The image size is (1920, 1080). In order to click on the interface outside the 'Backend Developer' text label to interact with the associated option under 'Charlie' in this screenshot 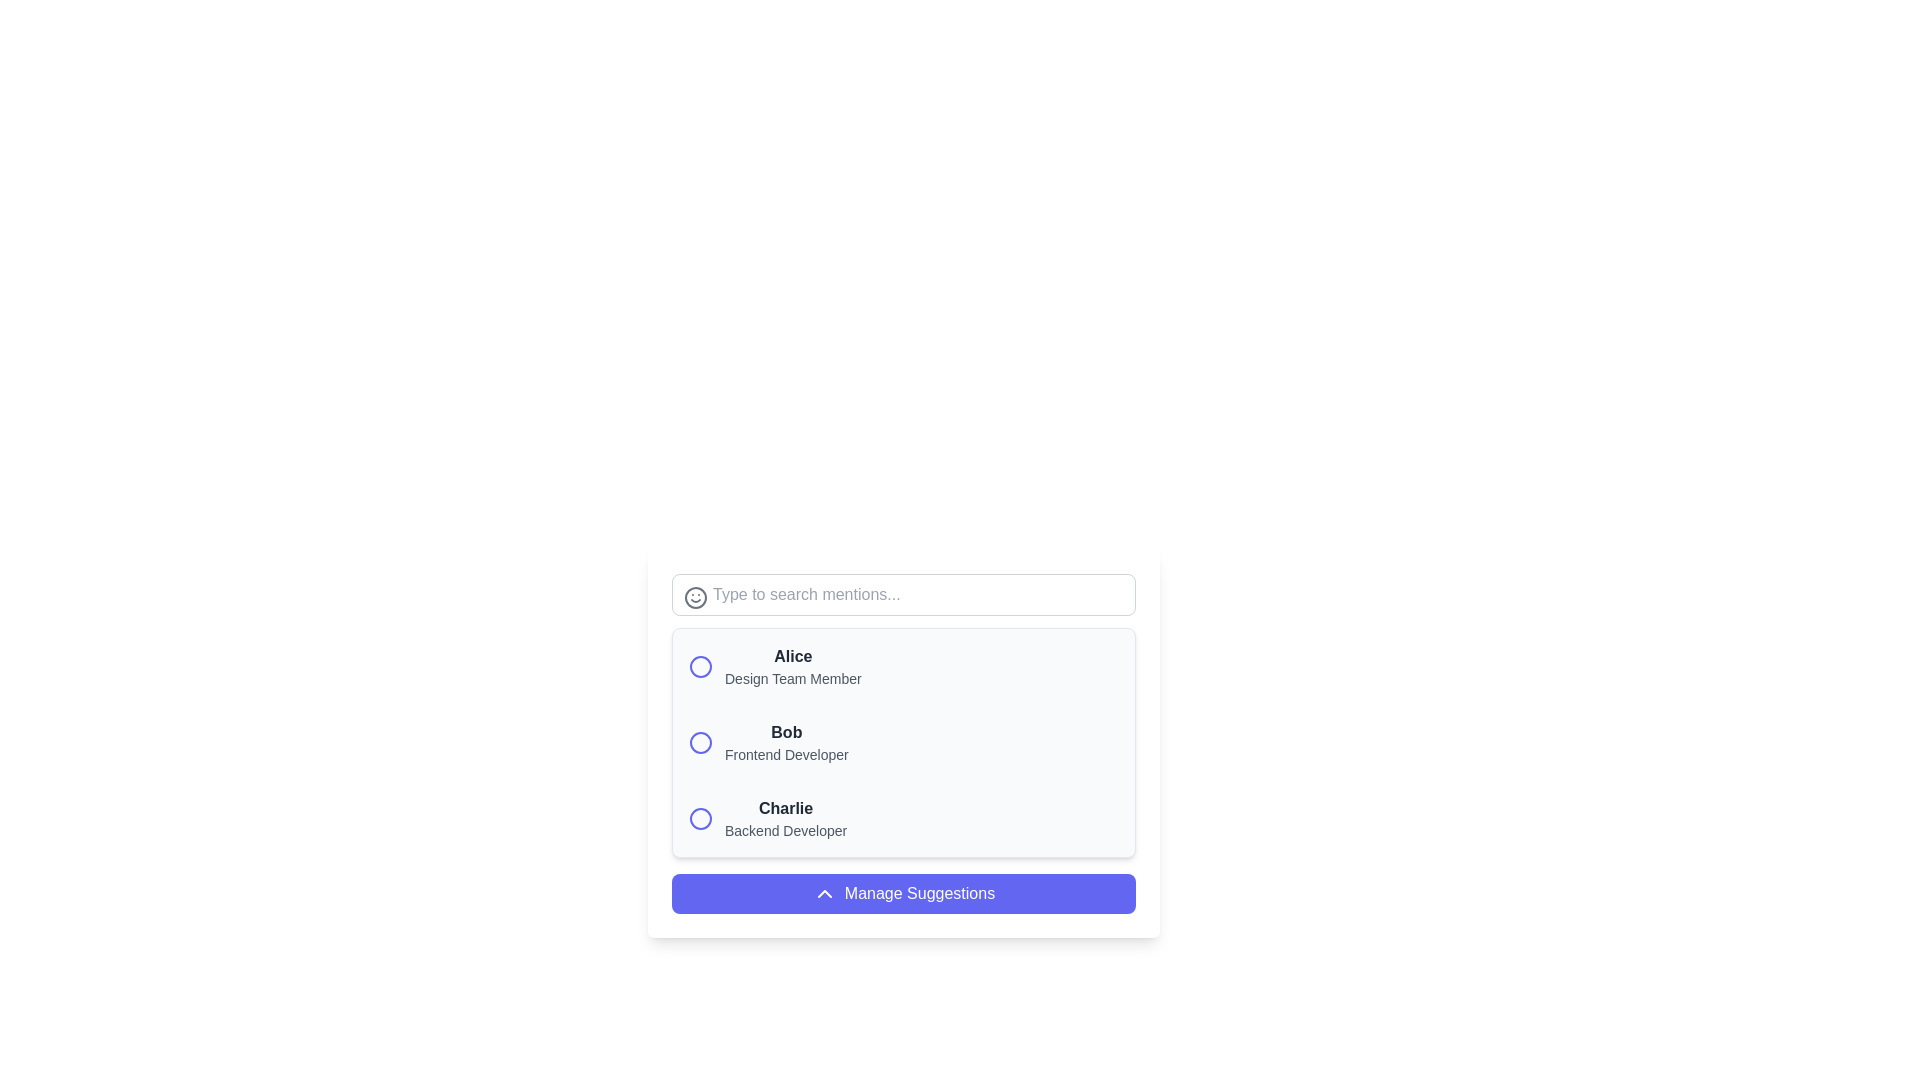, I will do `click(785, 830)`.